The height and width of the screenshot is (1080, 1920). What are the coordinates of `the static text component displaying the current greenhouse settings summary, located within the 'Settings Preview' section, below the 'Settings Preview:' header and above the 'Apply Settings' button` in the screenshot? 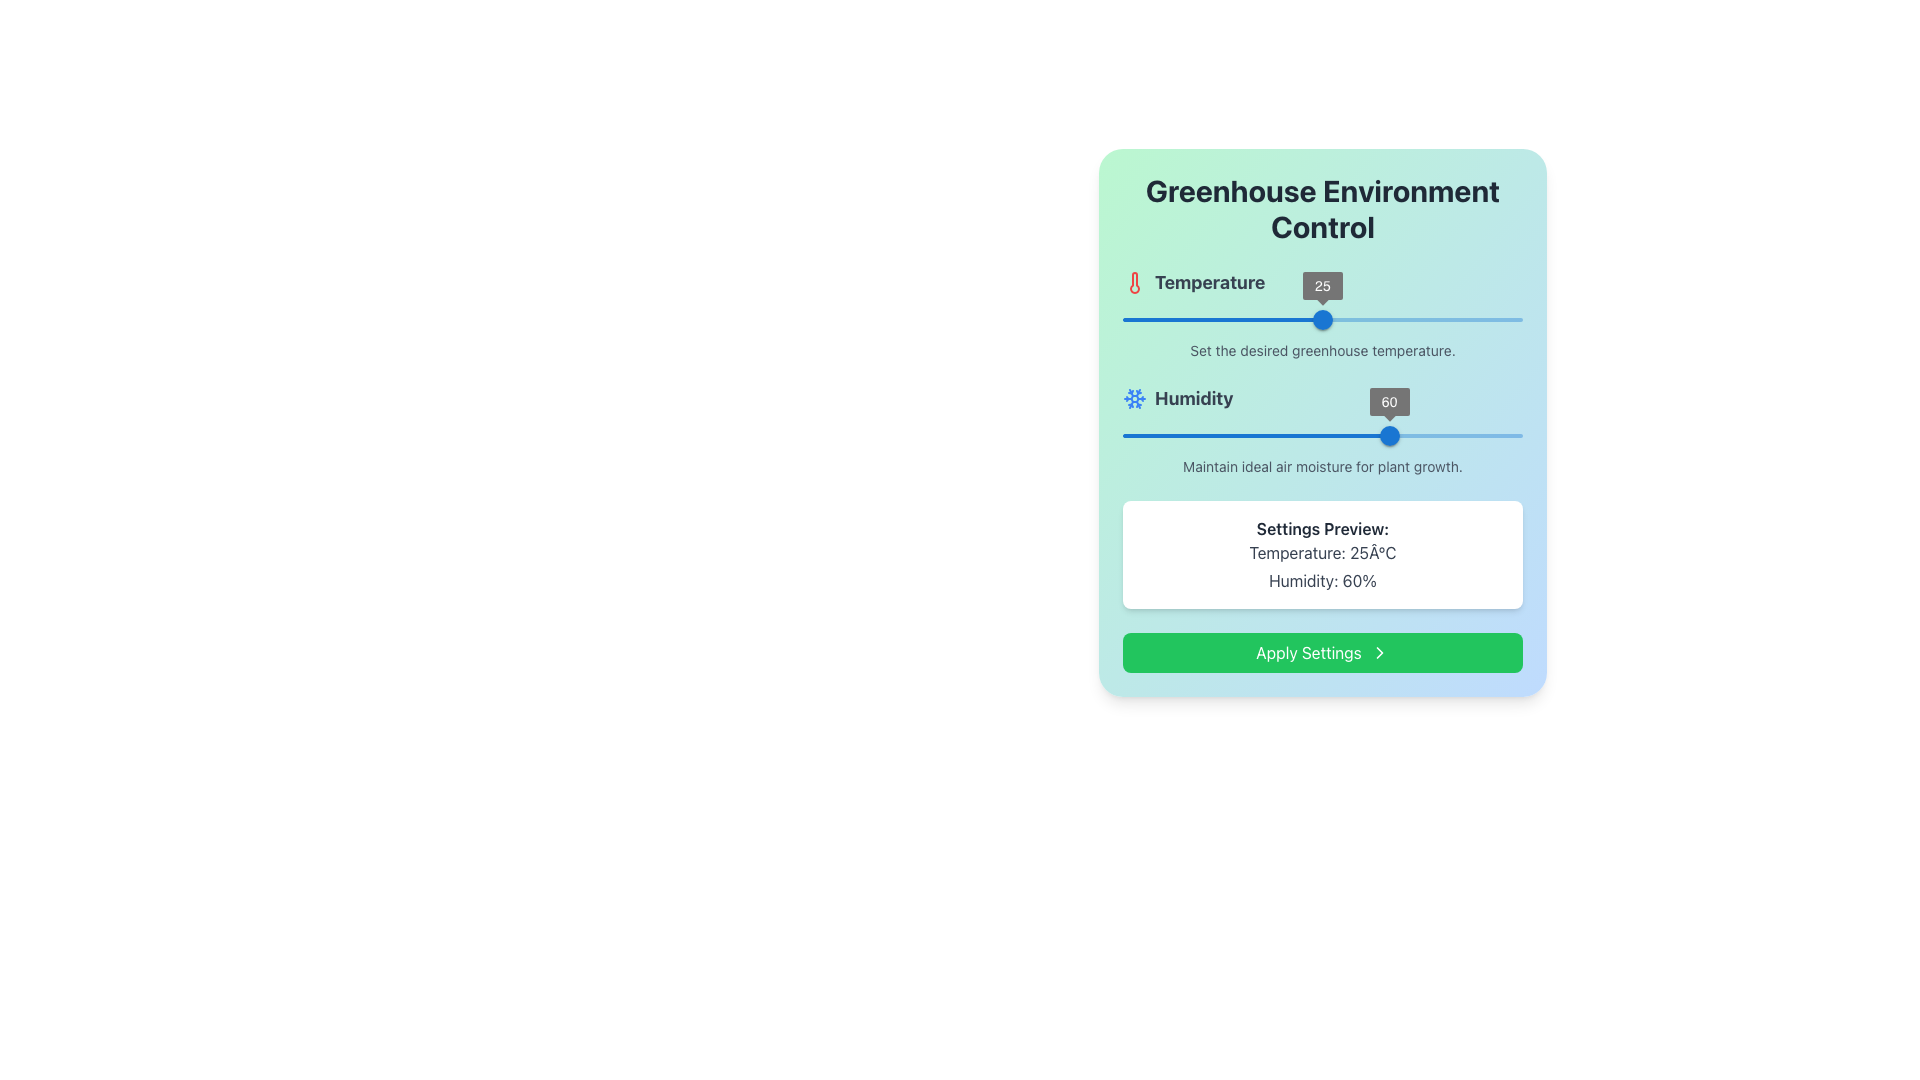 It's located at (1323, 567).